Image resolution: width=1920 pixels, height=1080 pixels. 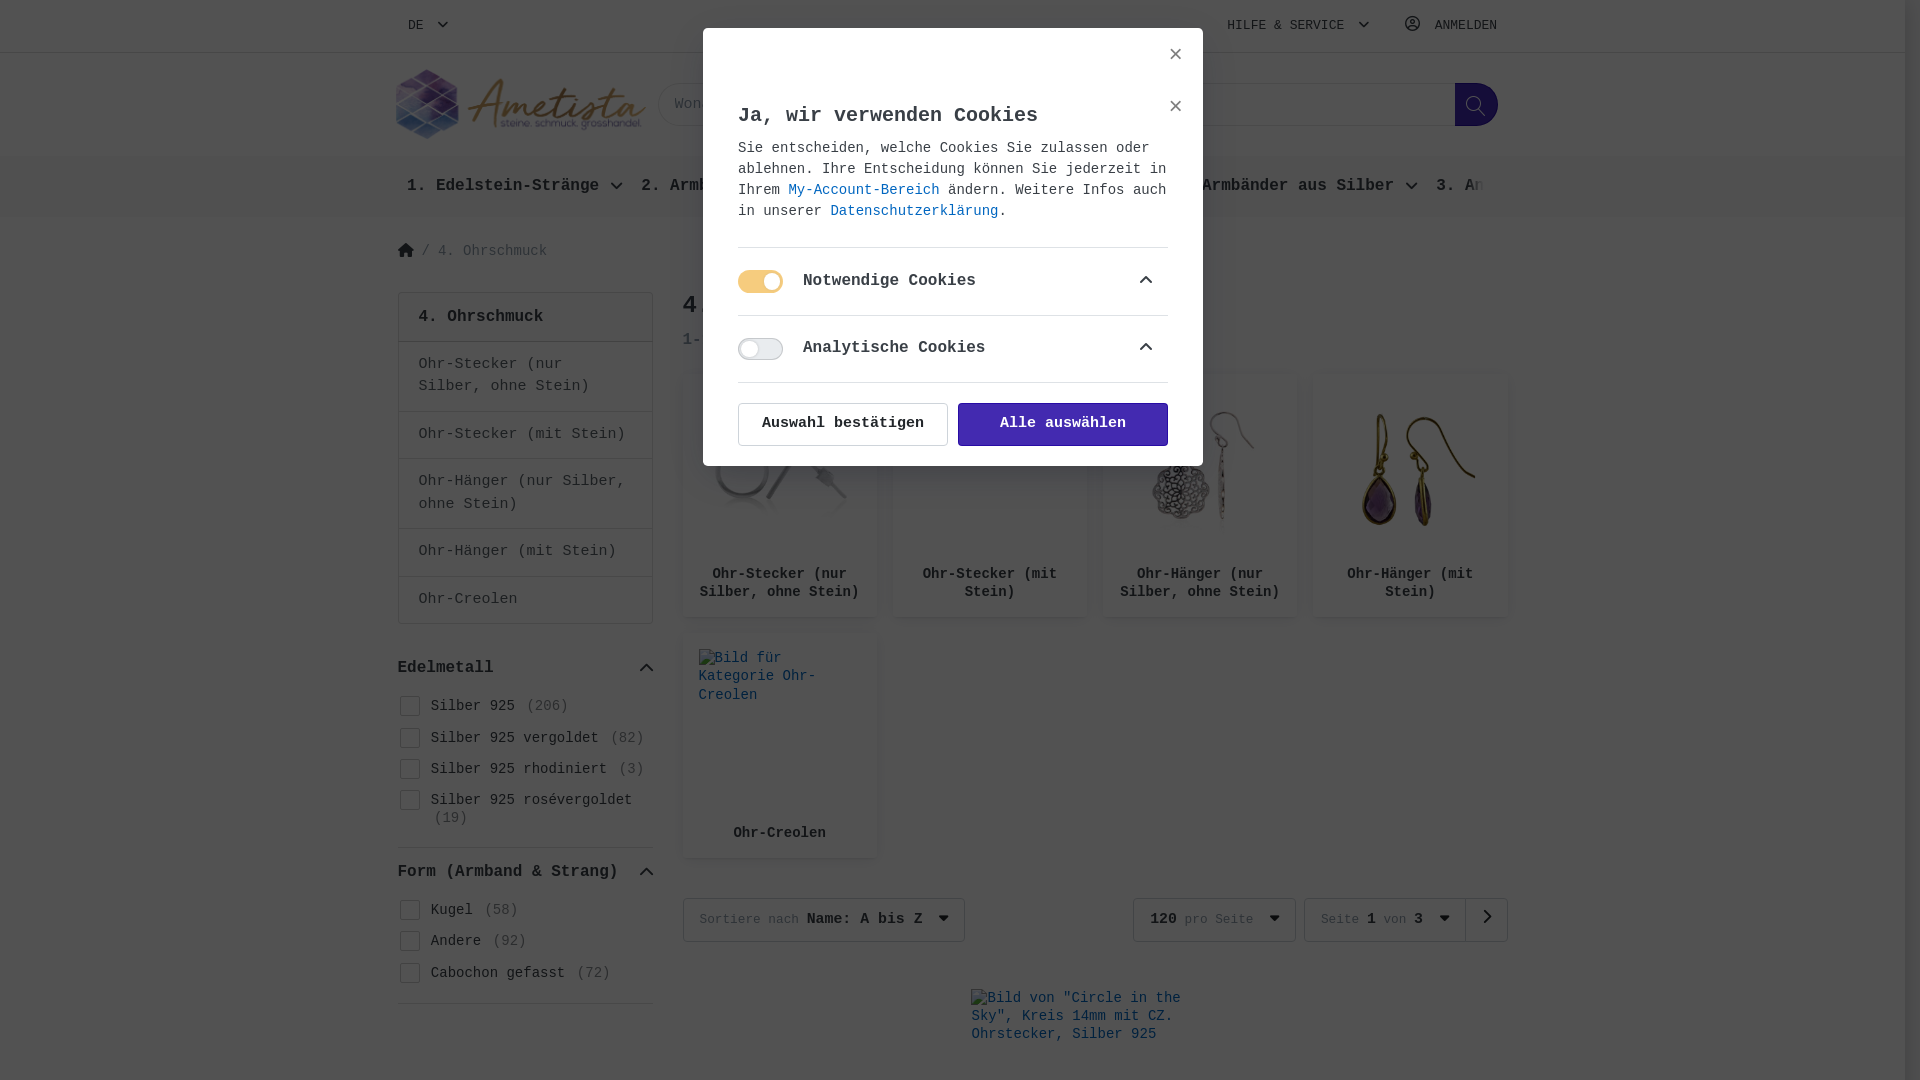 What do you see at coordinates (1384, 920) in the screenshot?
I see `'Seite 1 von 3'` at bounding box center [1384, 920].